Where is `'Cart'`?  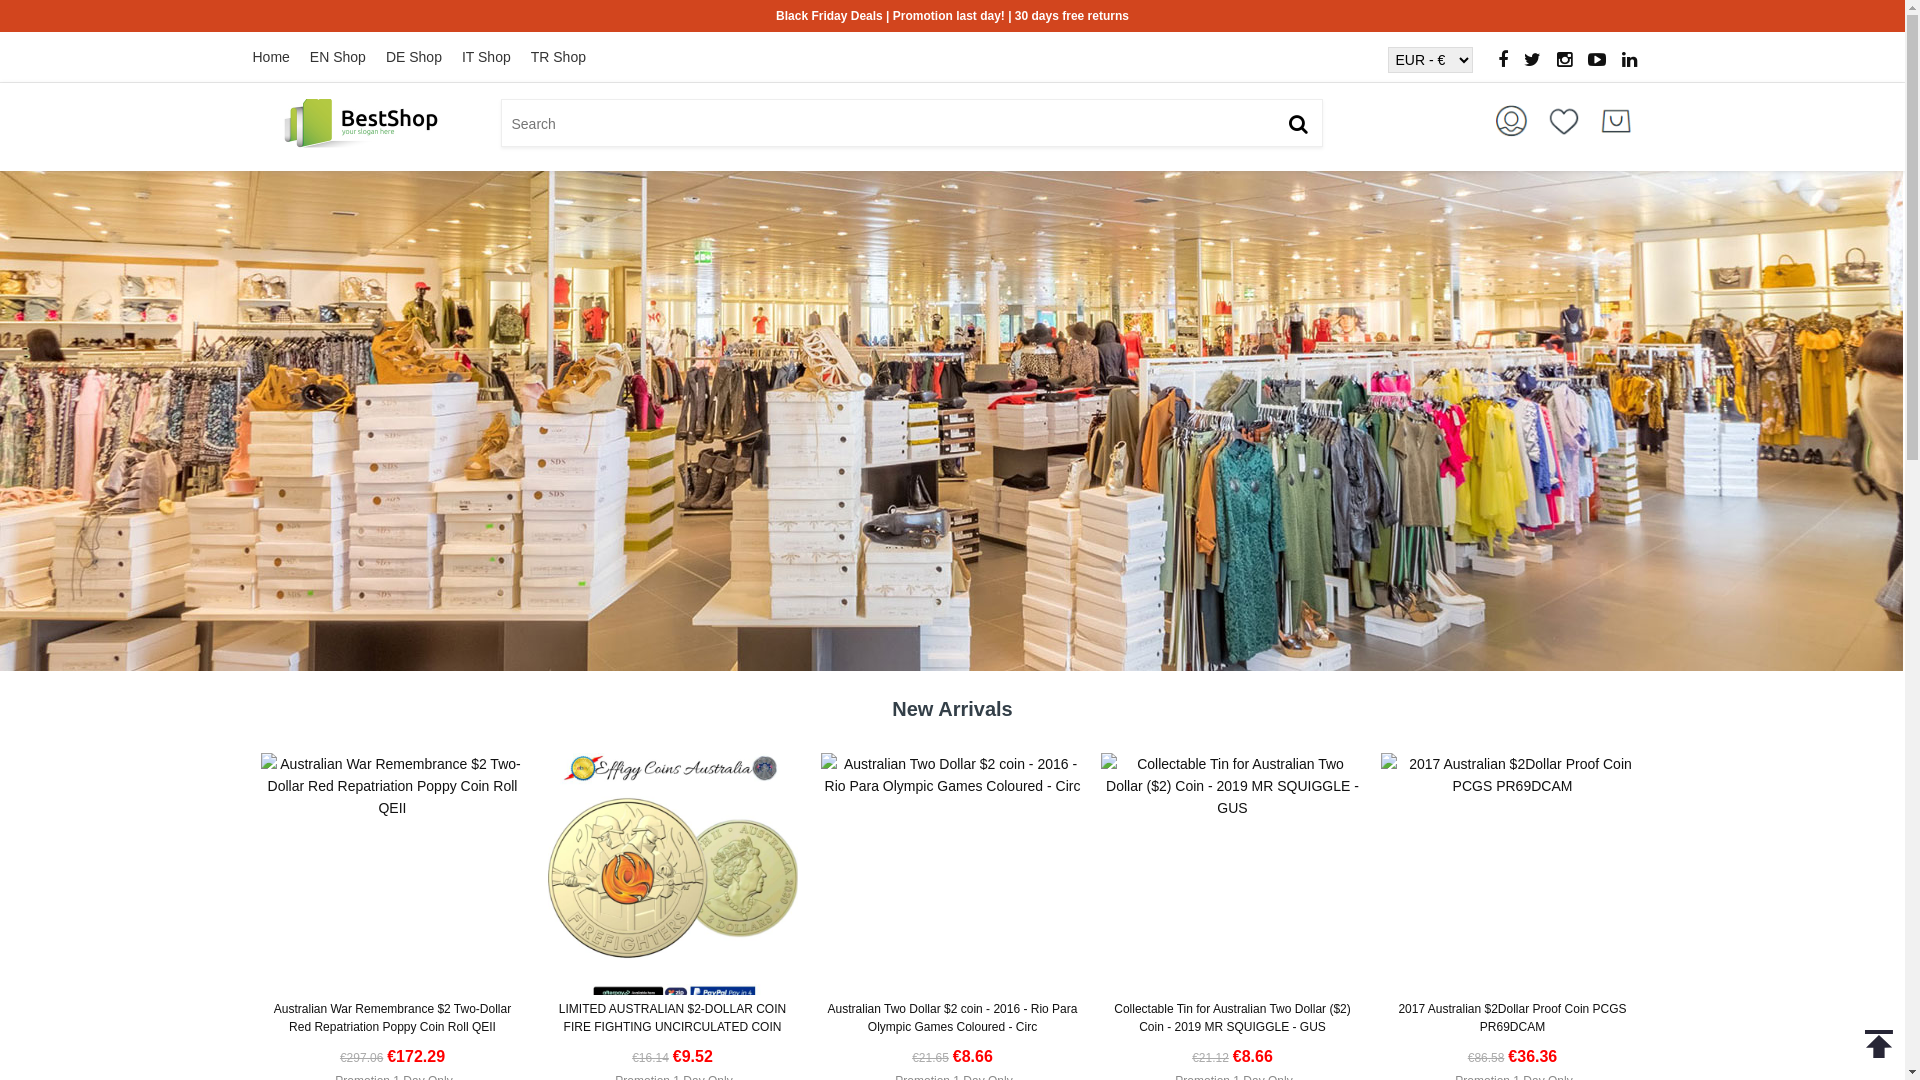
'Cart' is located at coordinates (1616, 120).